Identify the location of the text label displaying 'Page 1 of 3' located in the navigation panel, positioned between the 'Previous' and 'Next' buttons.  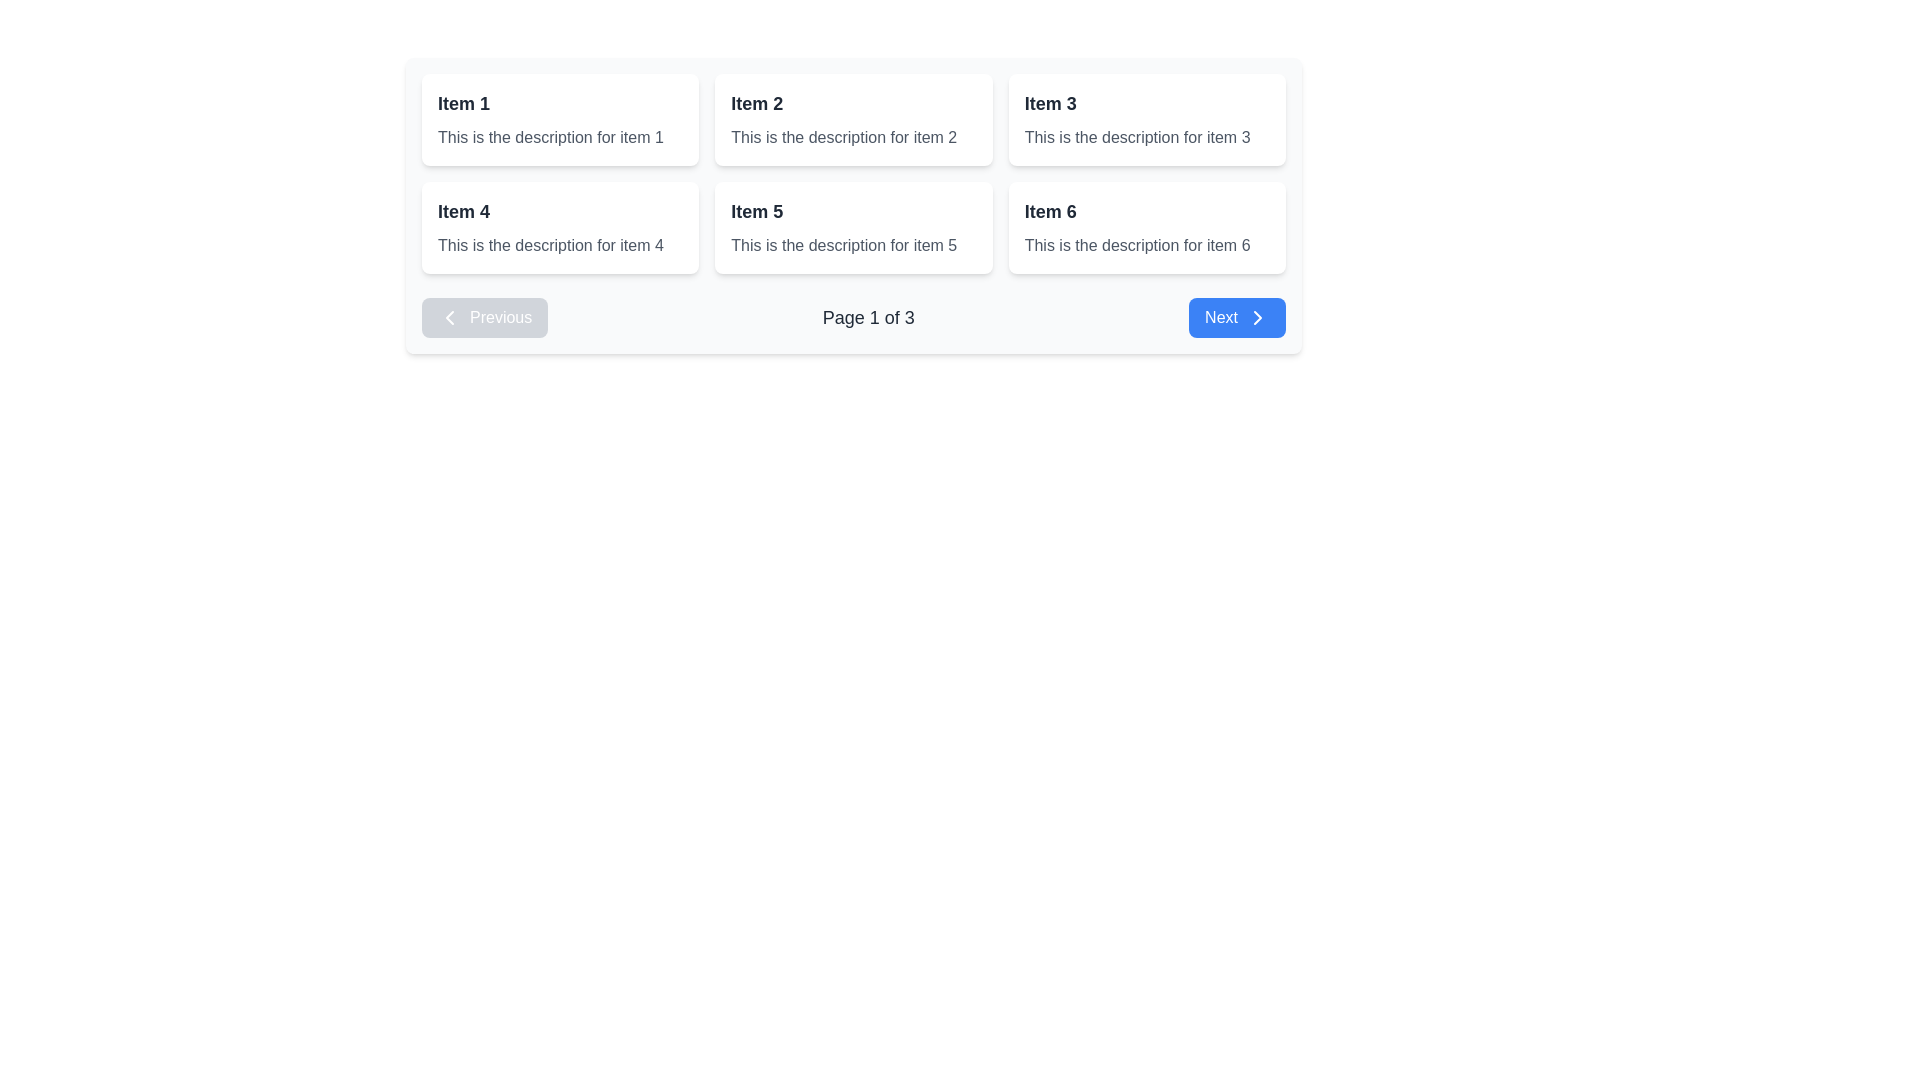
(868, 316).